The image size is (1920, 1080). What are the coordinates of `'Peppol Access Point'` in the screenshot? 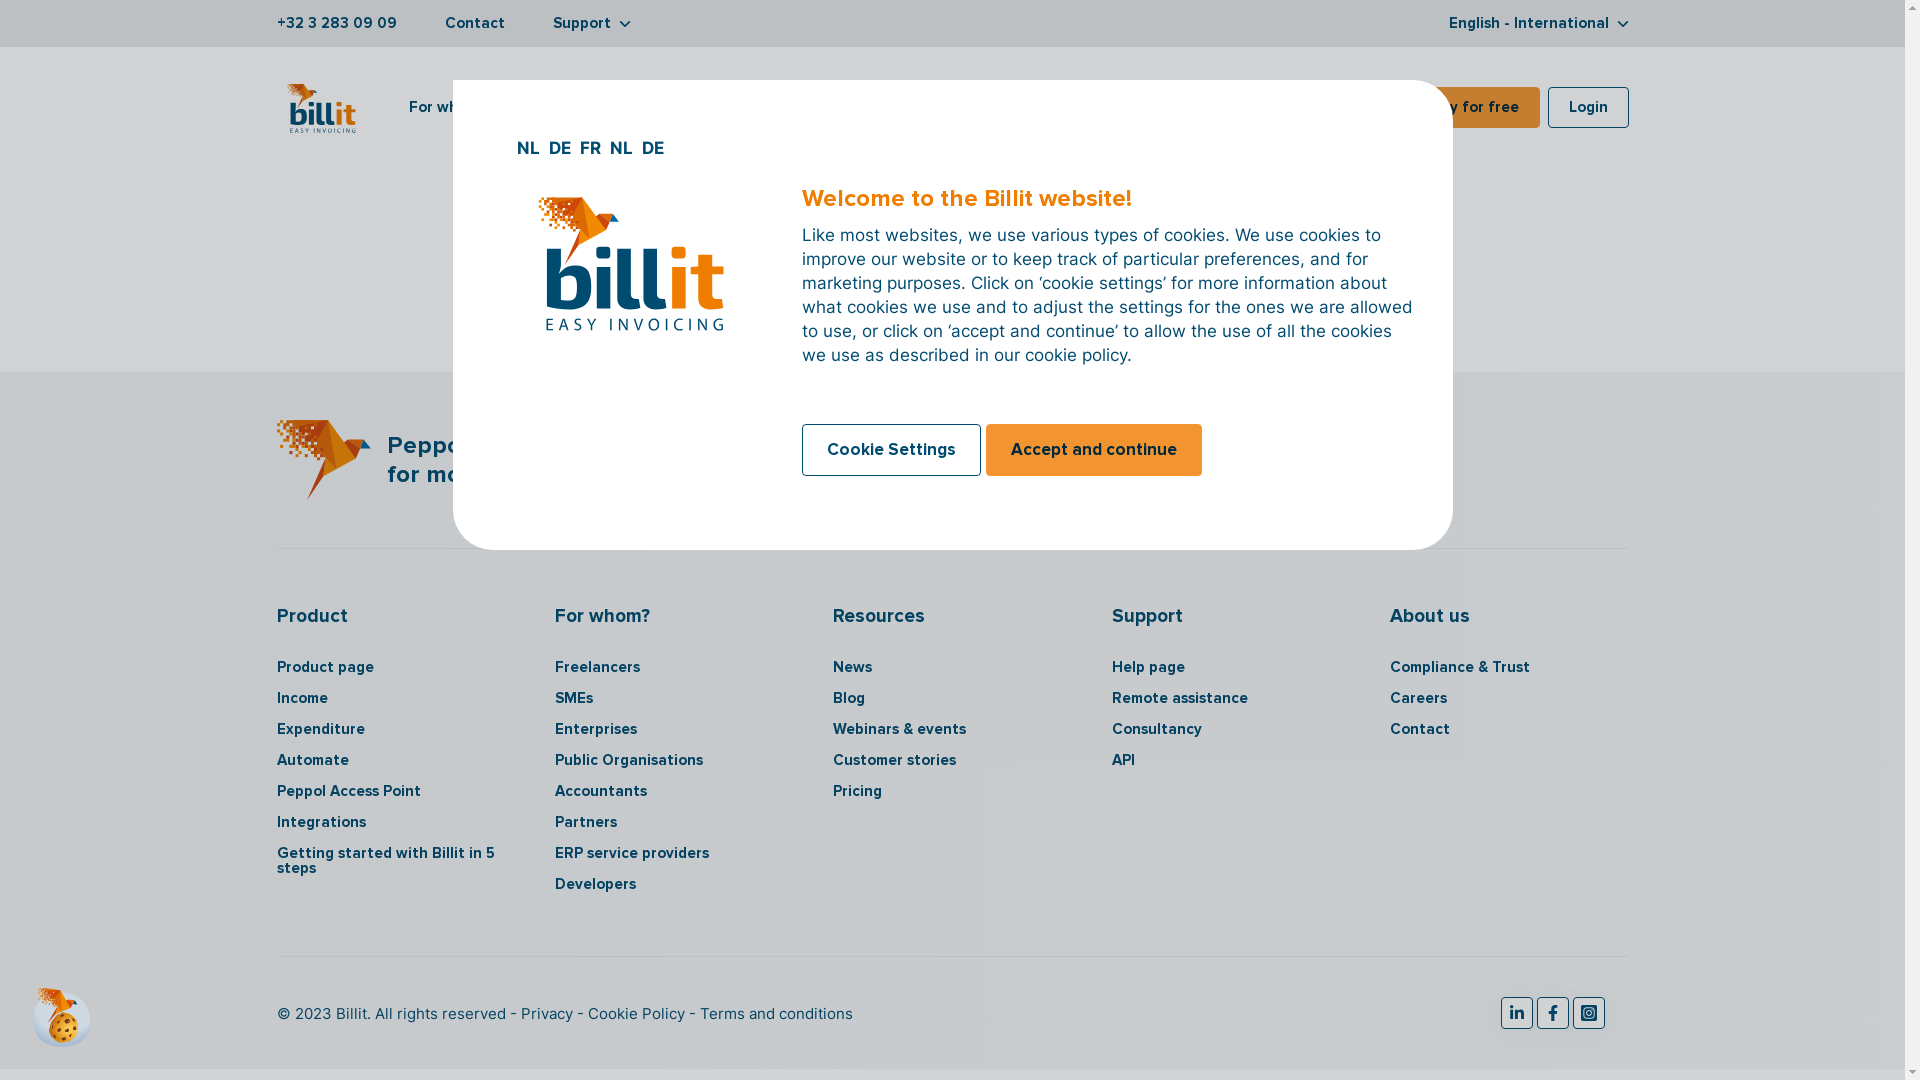 It's located at (394, 790).